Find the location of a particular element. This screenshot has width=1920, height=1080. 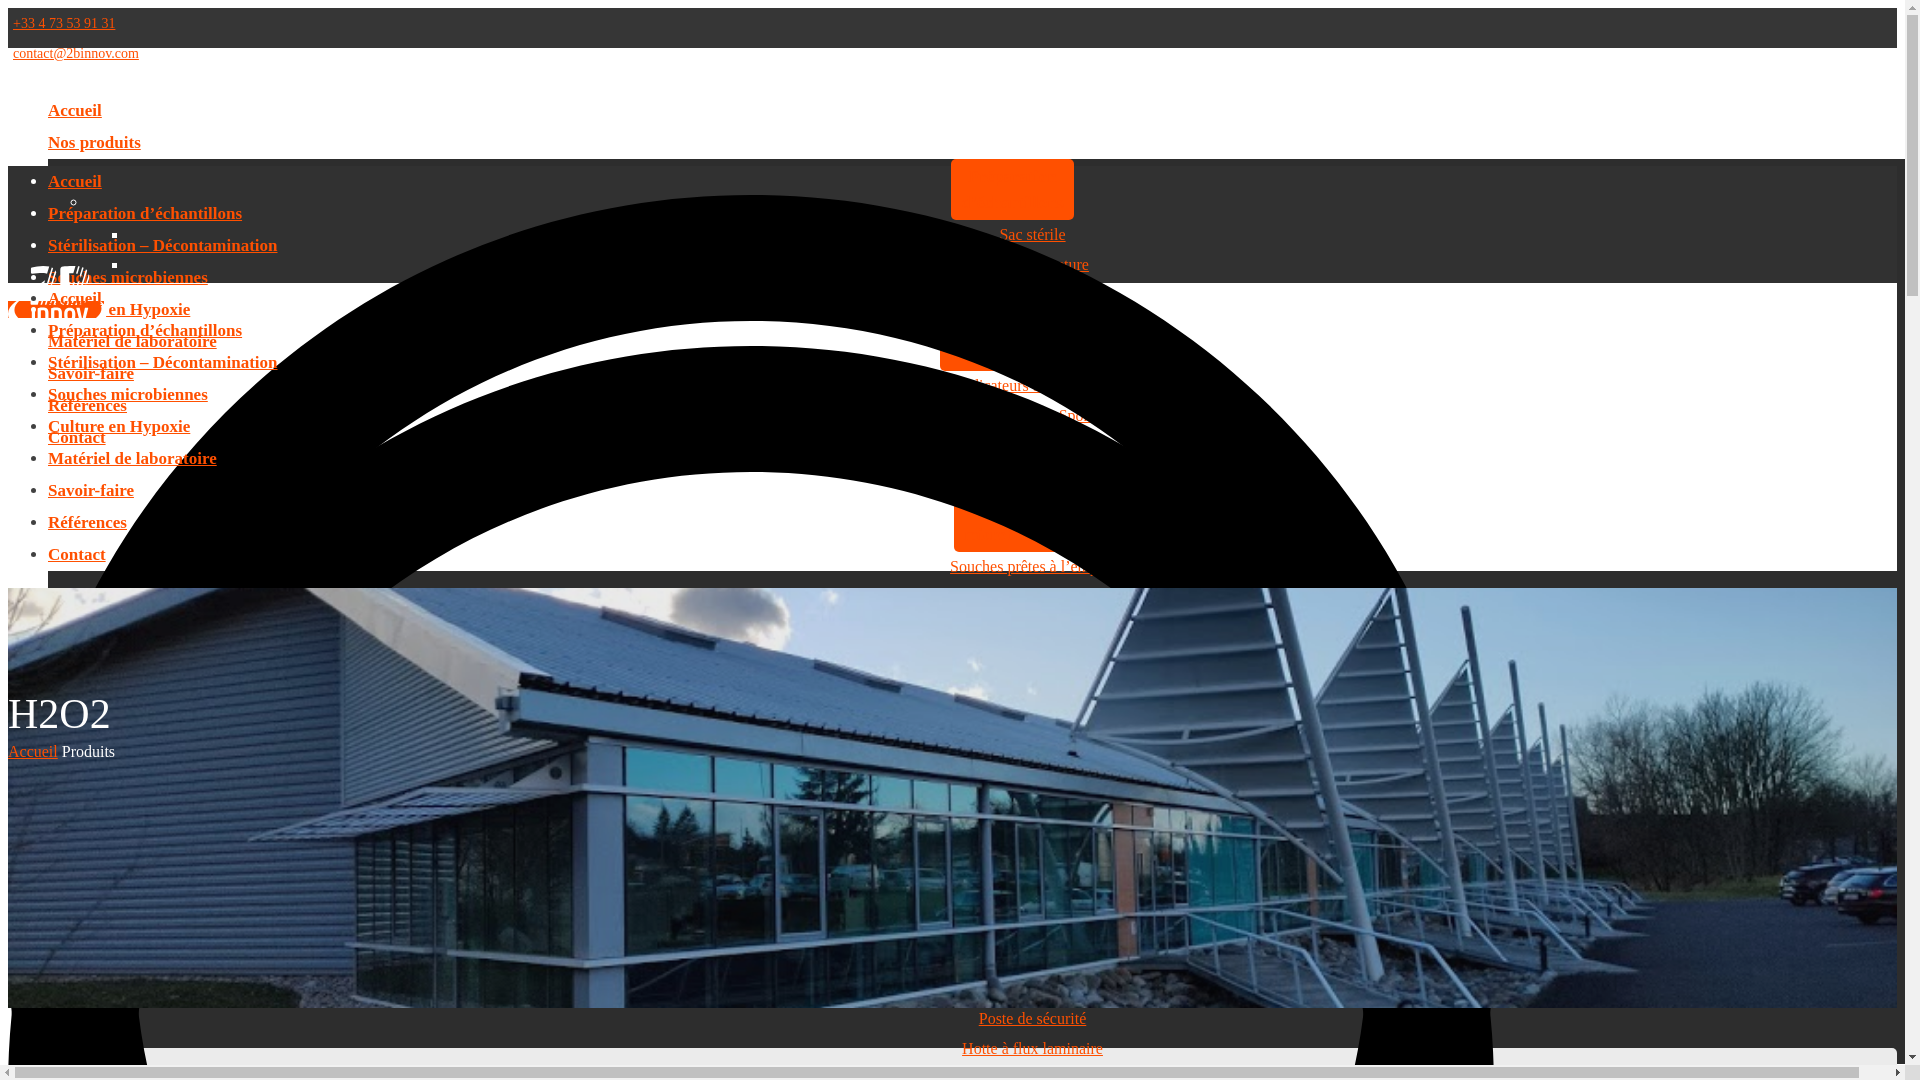

'Nos produits' is located at coordinates (93, 141).